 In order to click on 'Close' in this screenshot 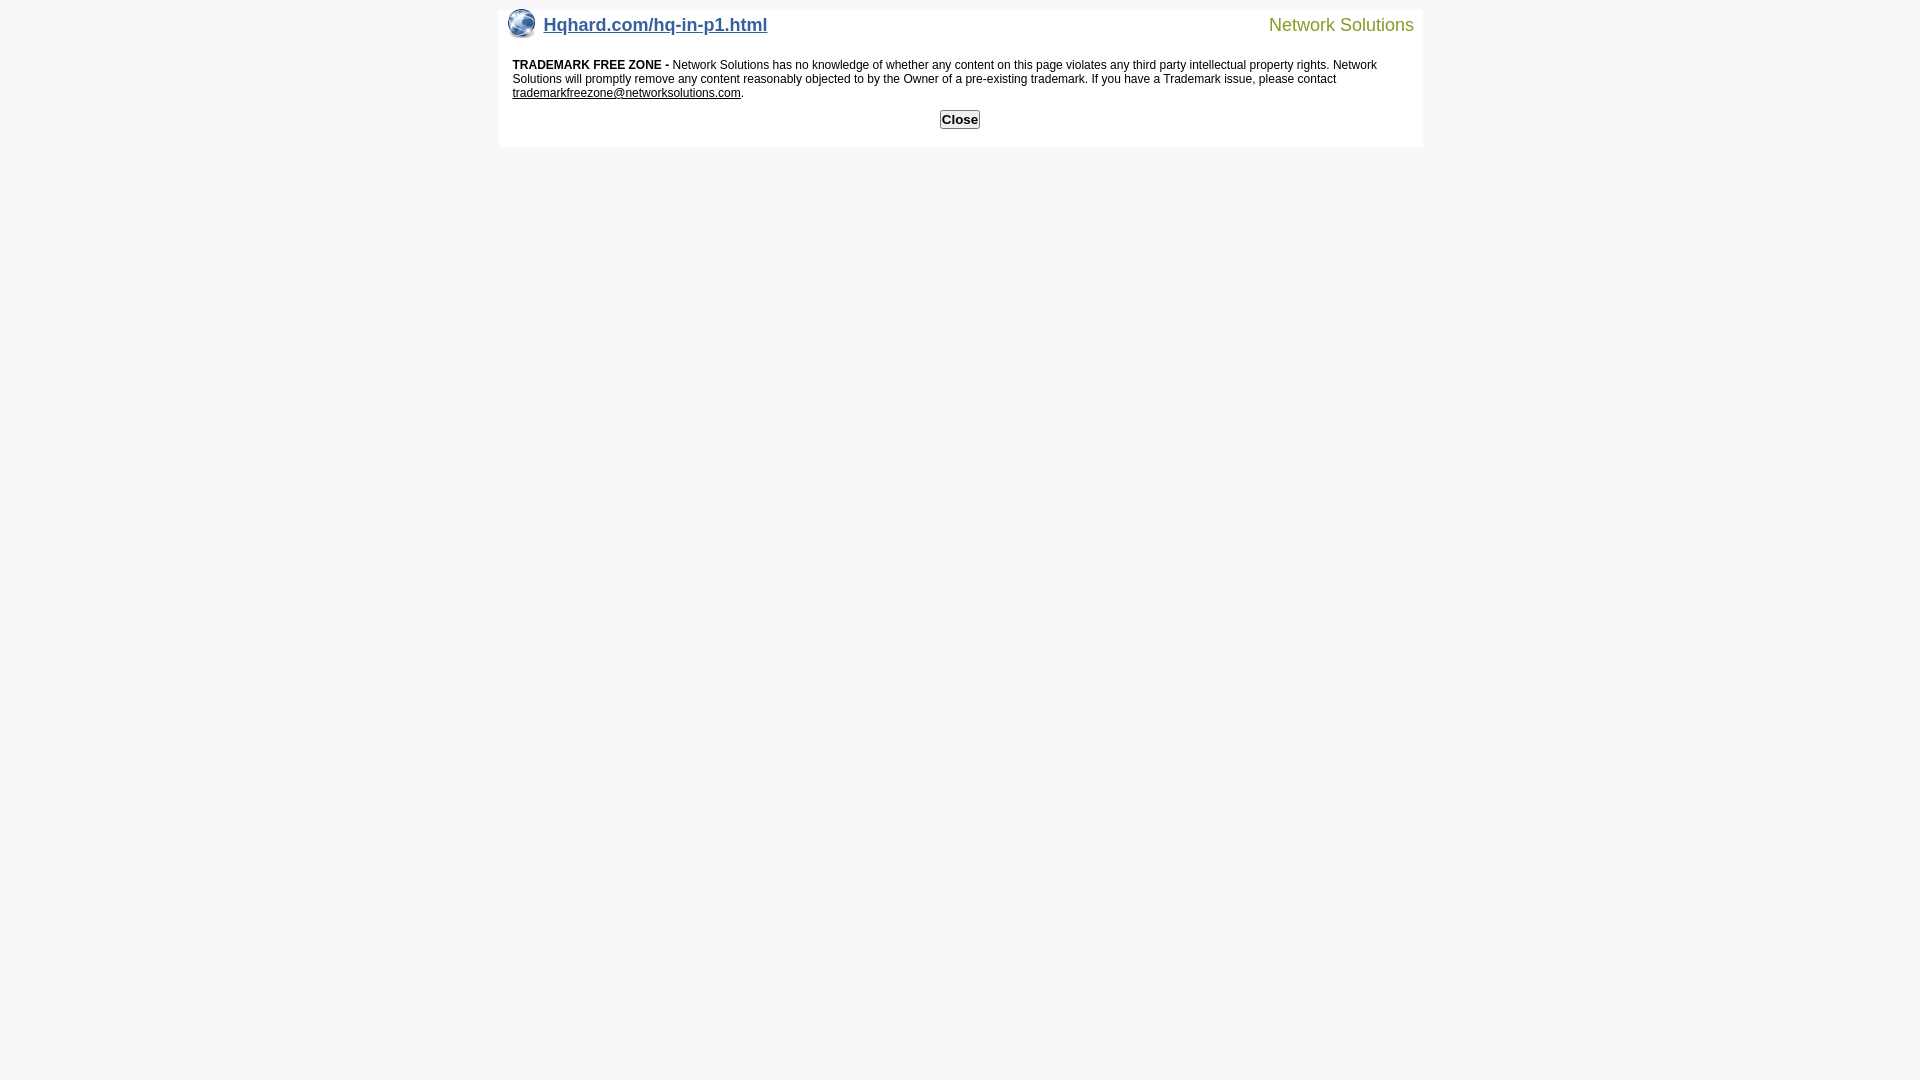, I will do `click(960, 119)`.